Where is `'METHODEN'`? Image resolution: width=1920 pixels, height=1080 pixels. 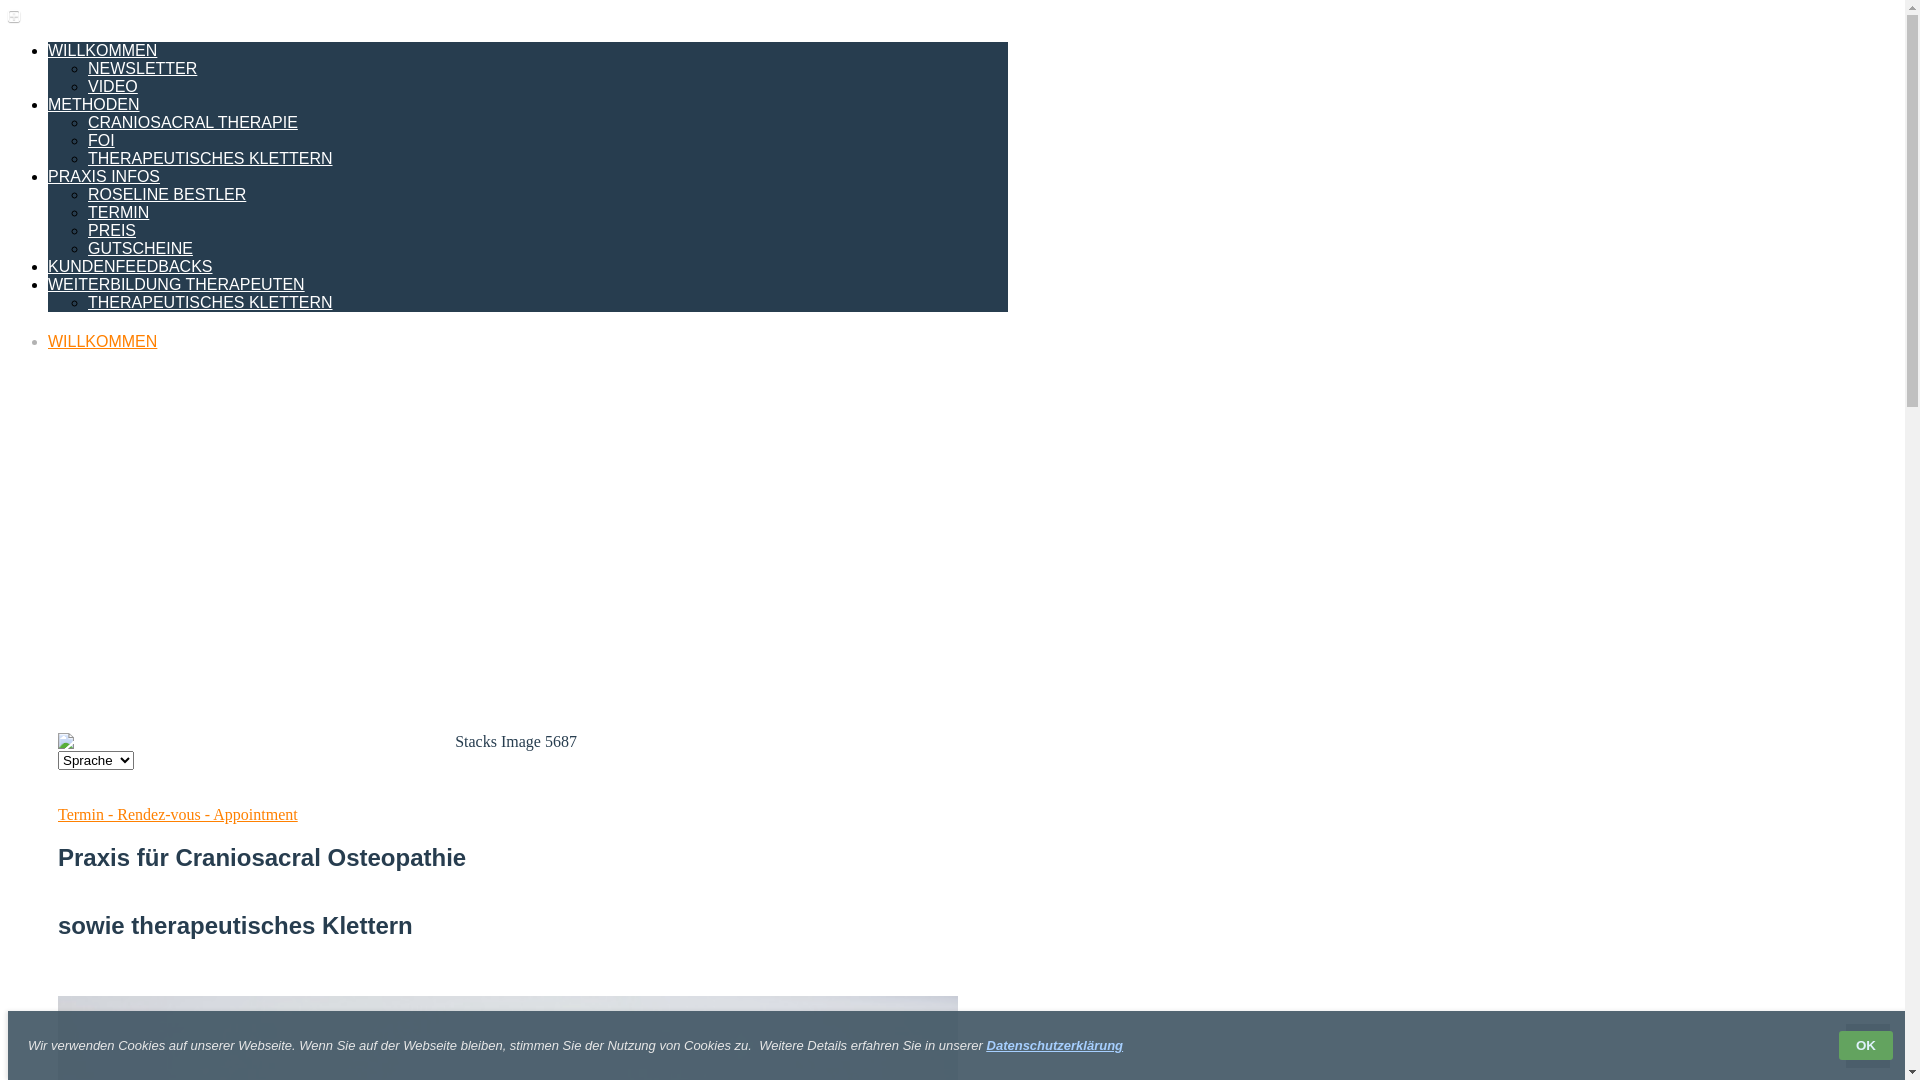
'METHODEN' is located at coordinates (93, 104).